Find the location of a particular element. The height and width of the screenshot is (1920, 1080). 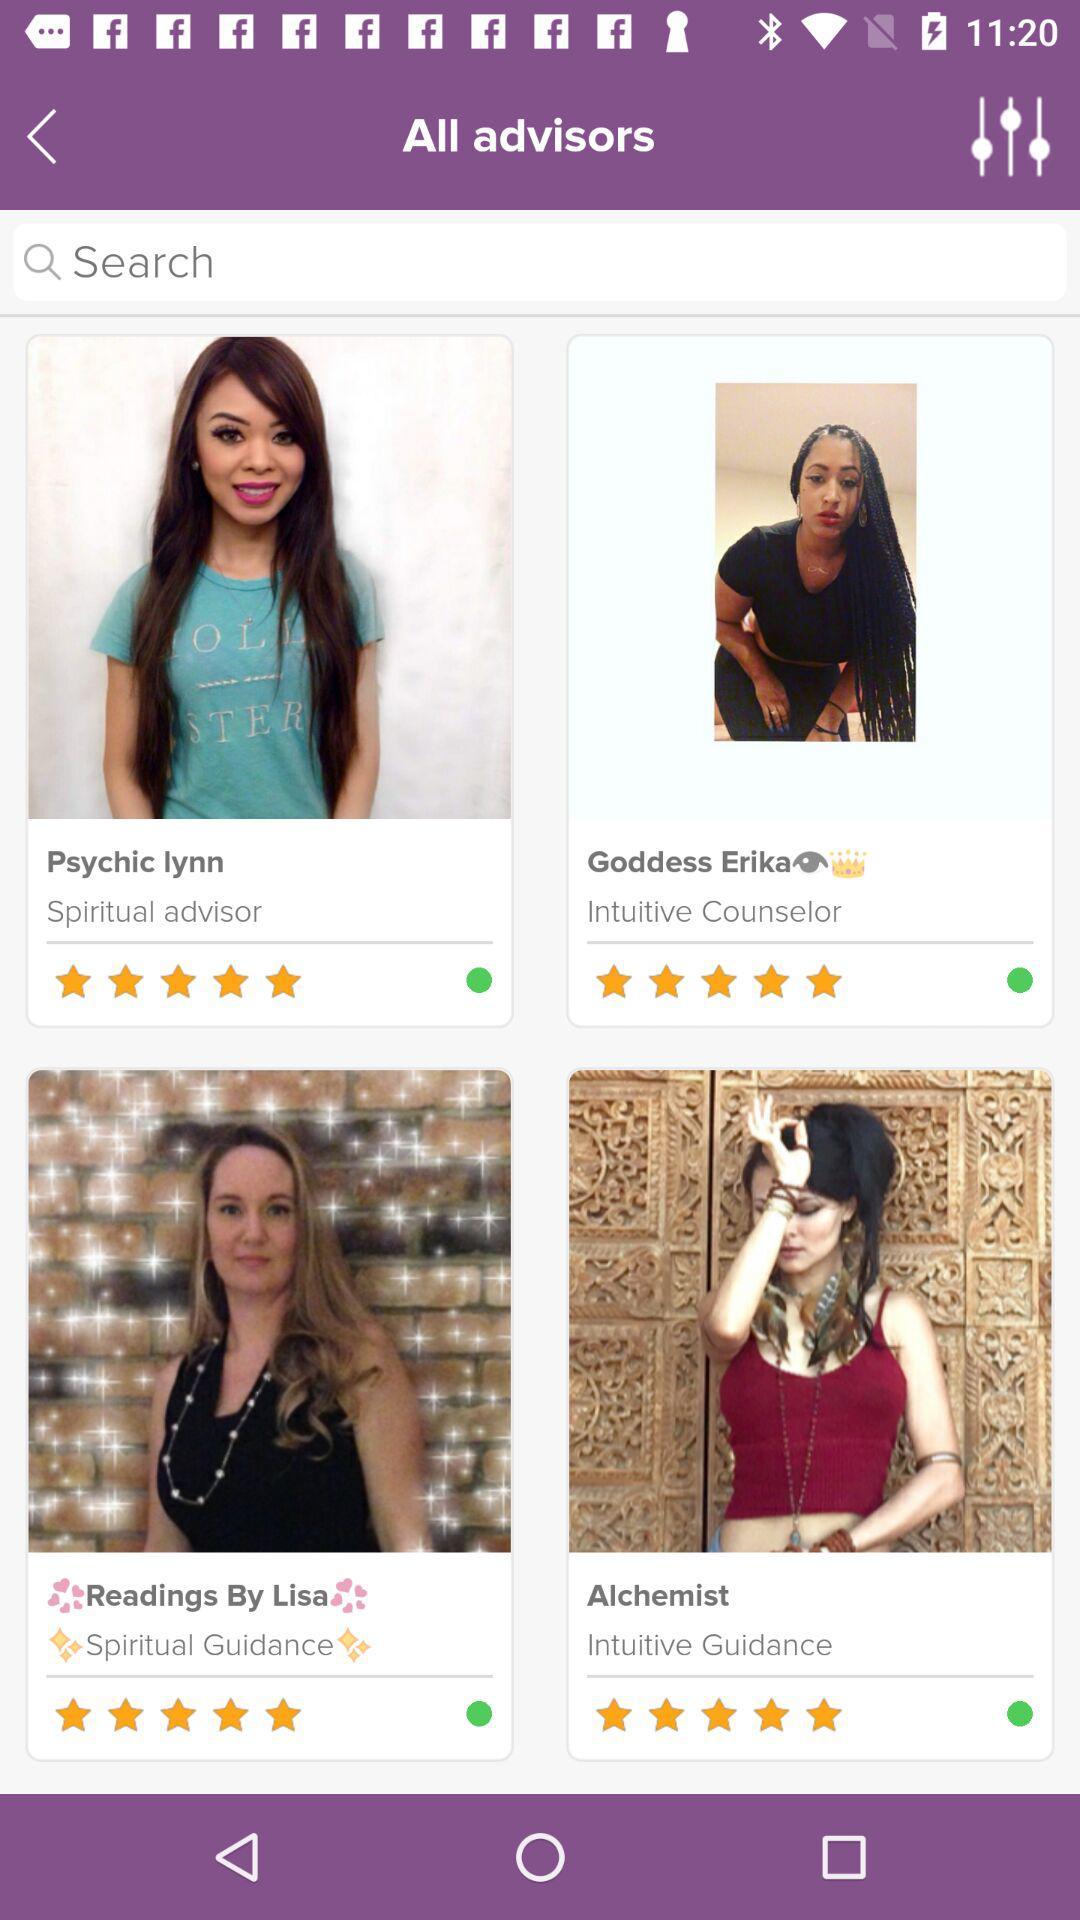

search tool is located at coordinates (540, 261).